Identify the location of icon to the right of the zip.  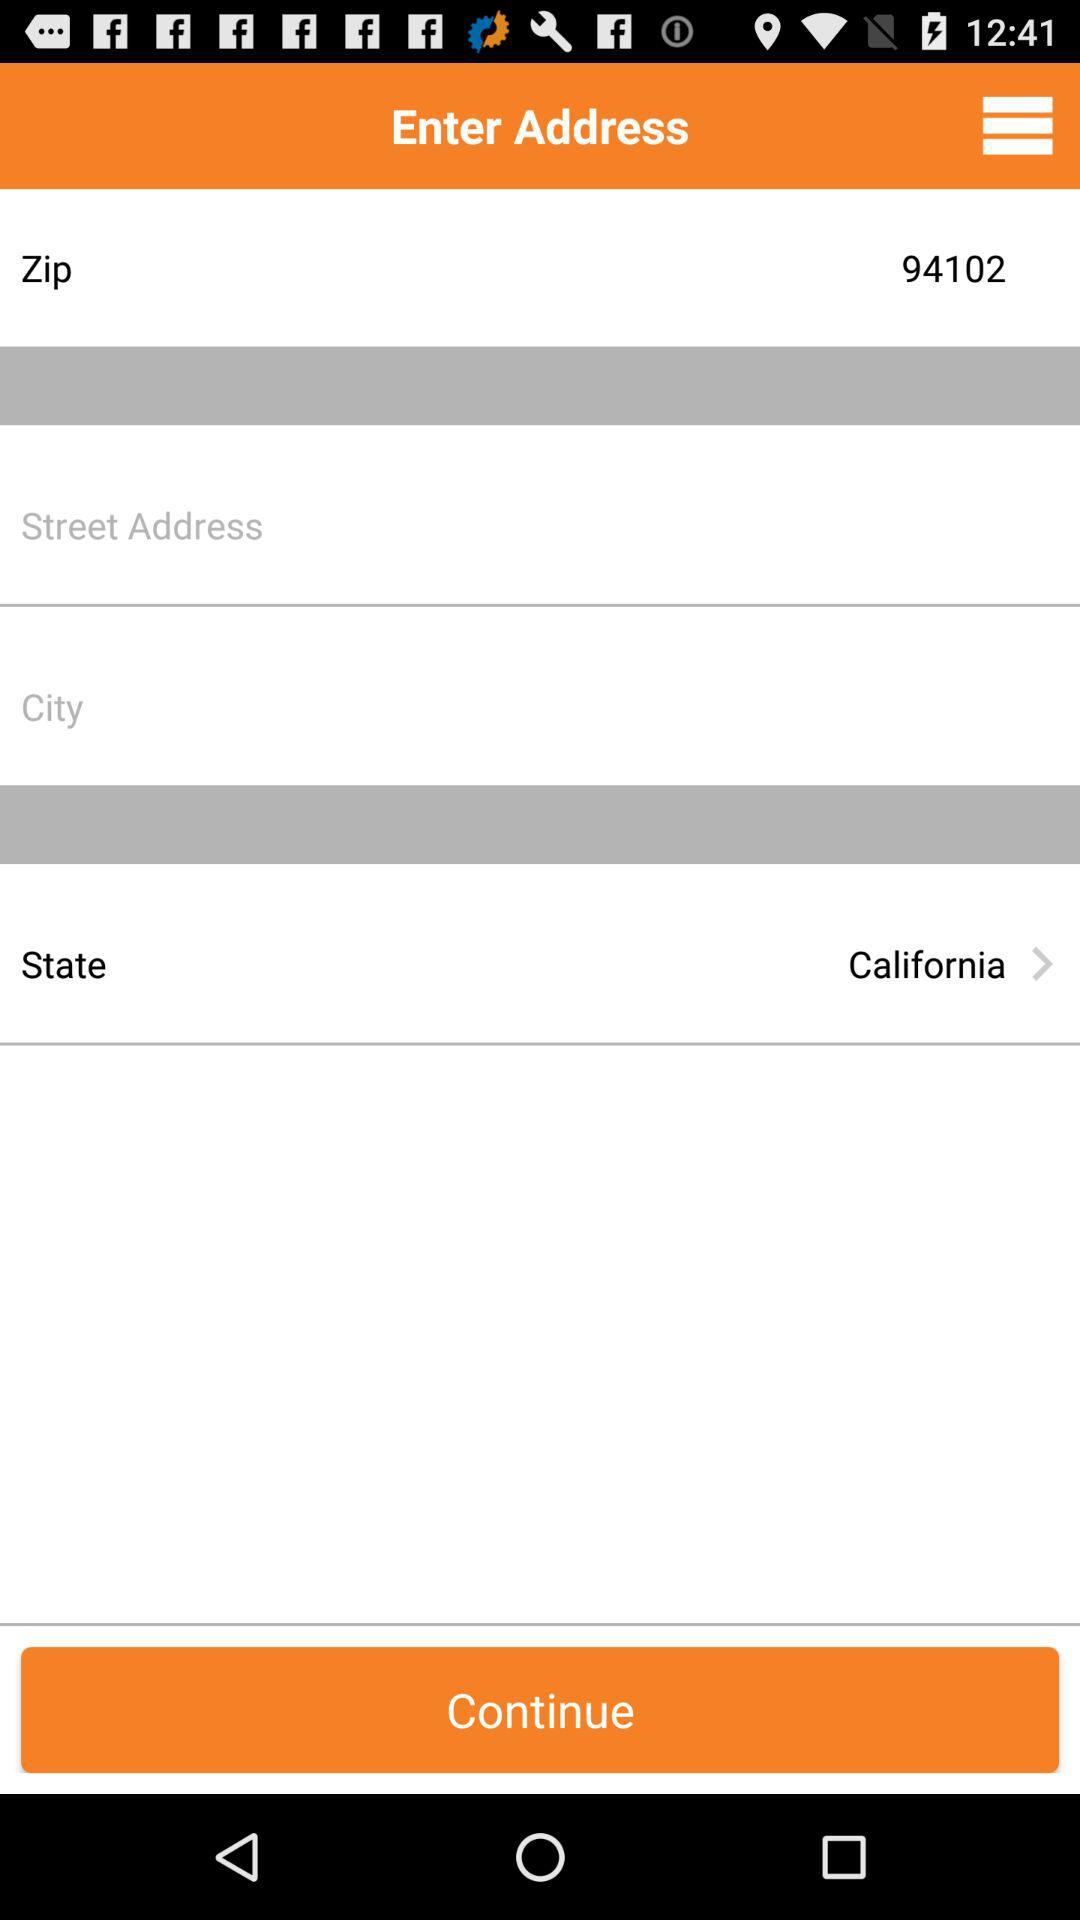
(694, 266).